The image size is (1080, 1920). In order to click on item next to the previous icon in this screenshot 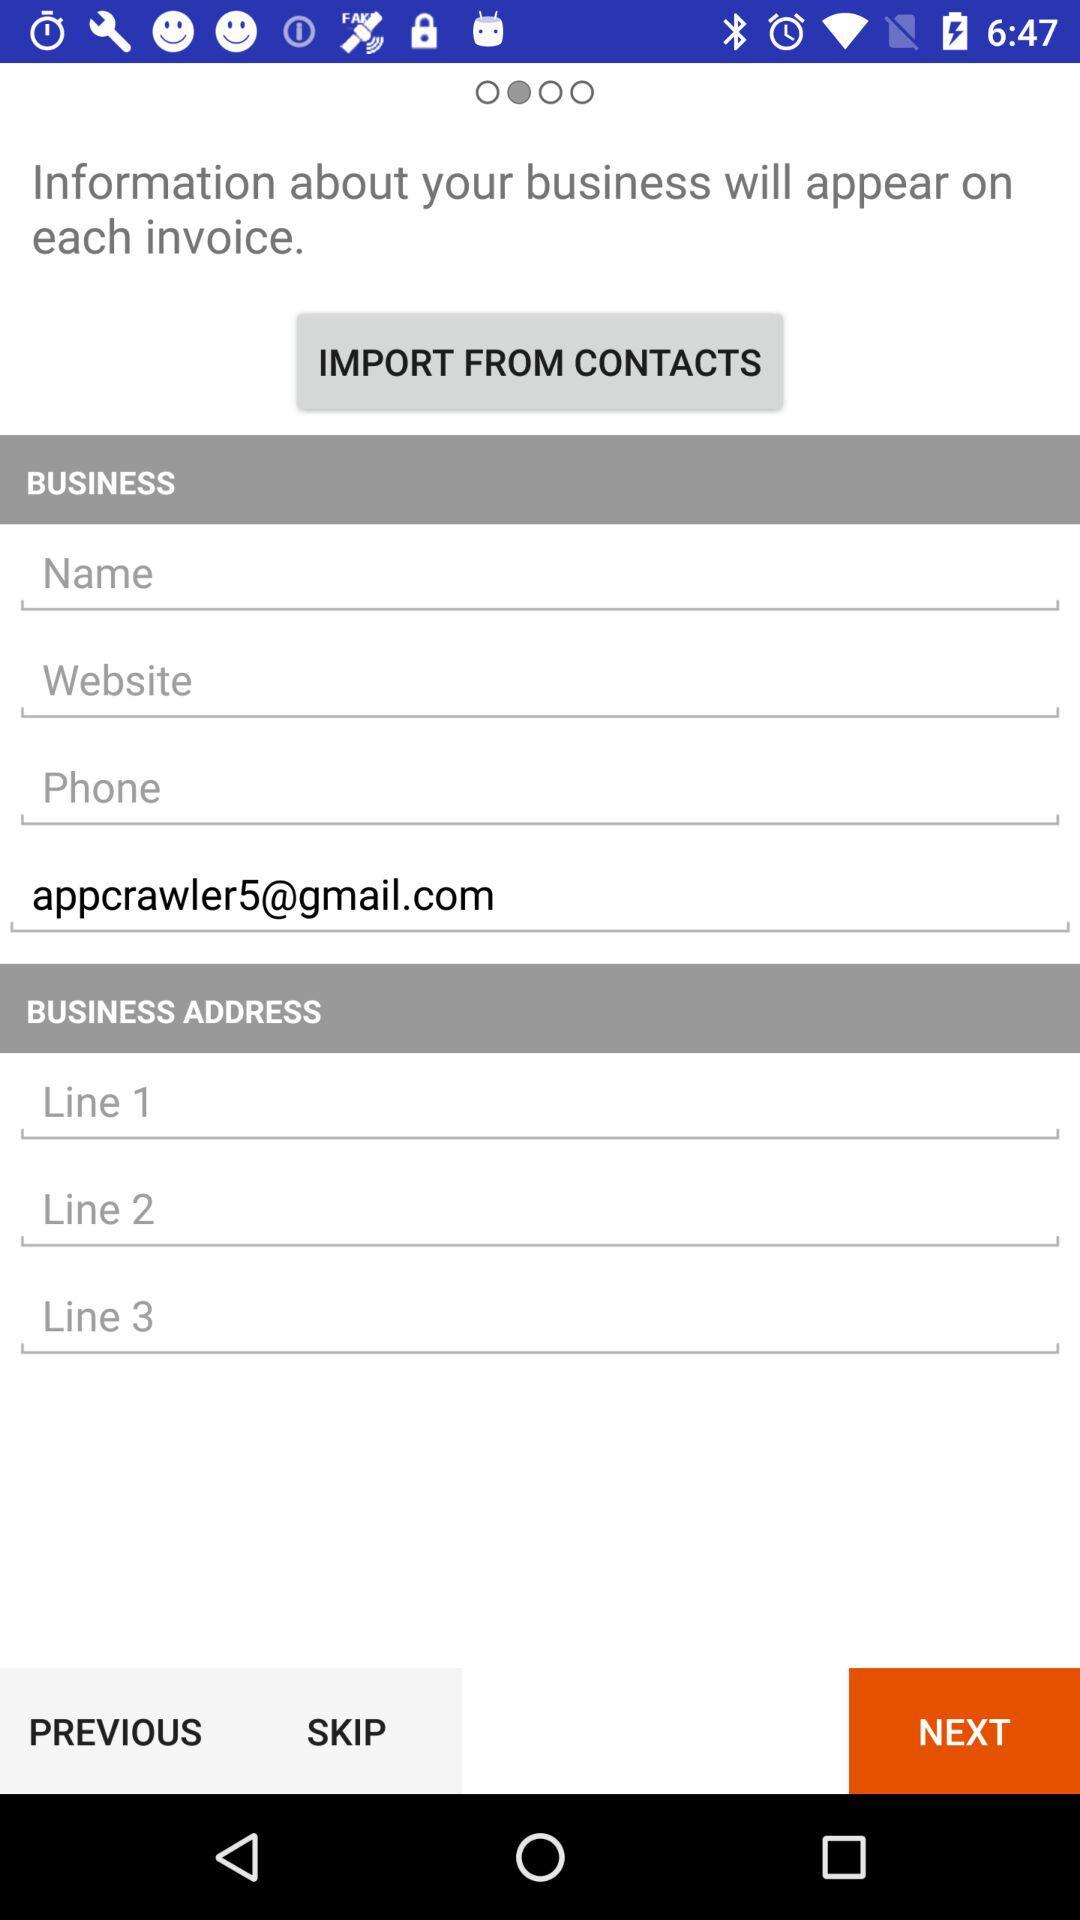, I will do `click(345, 1730)`.